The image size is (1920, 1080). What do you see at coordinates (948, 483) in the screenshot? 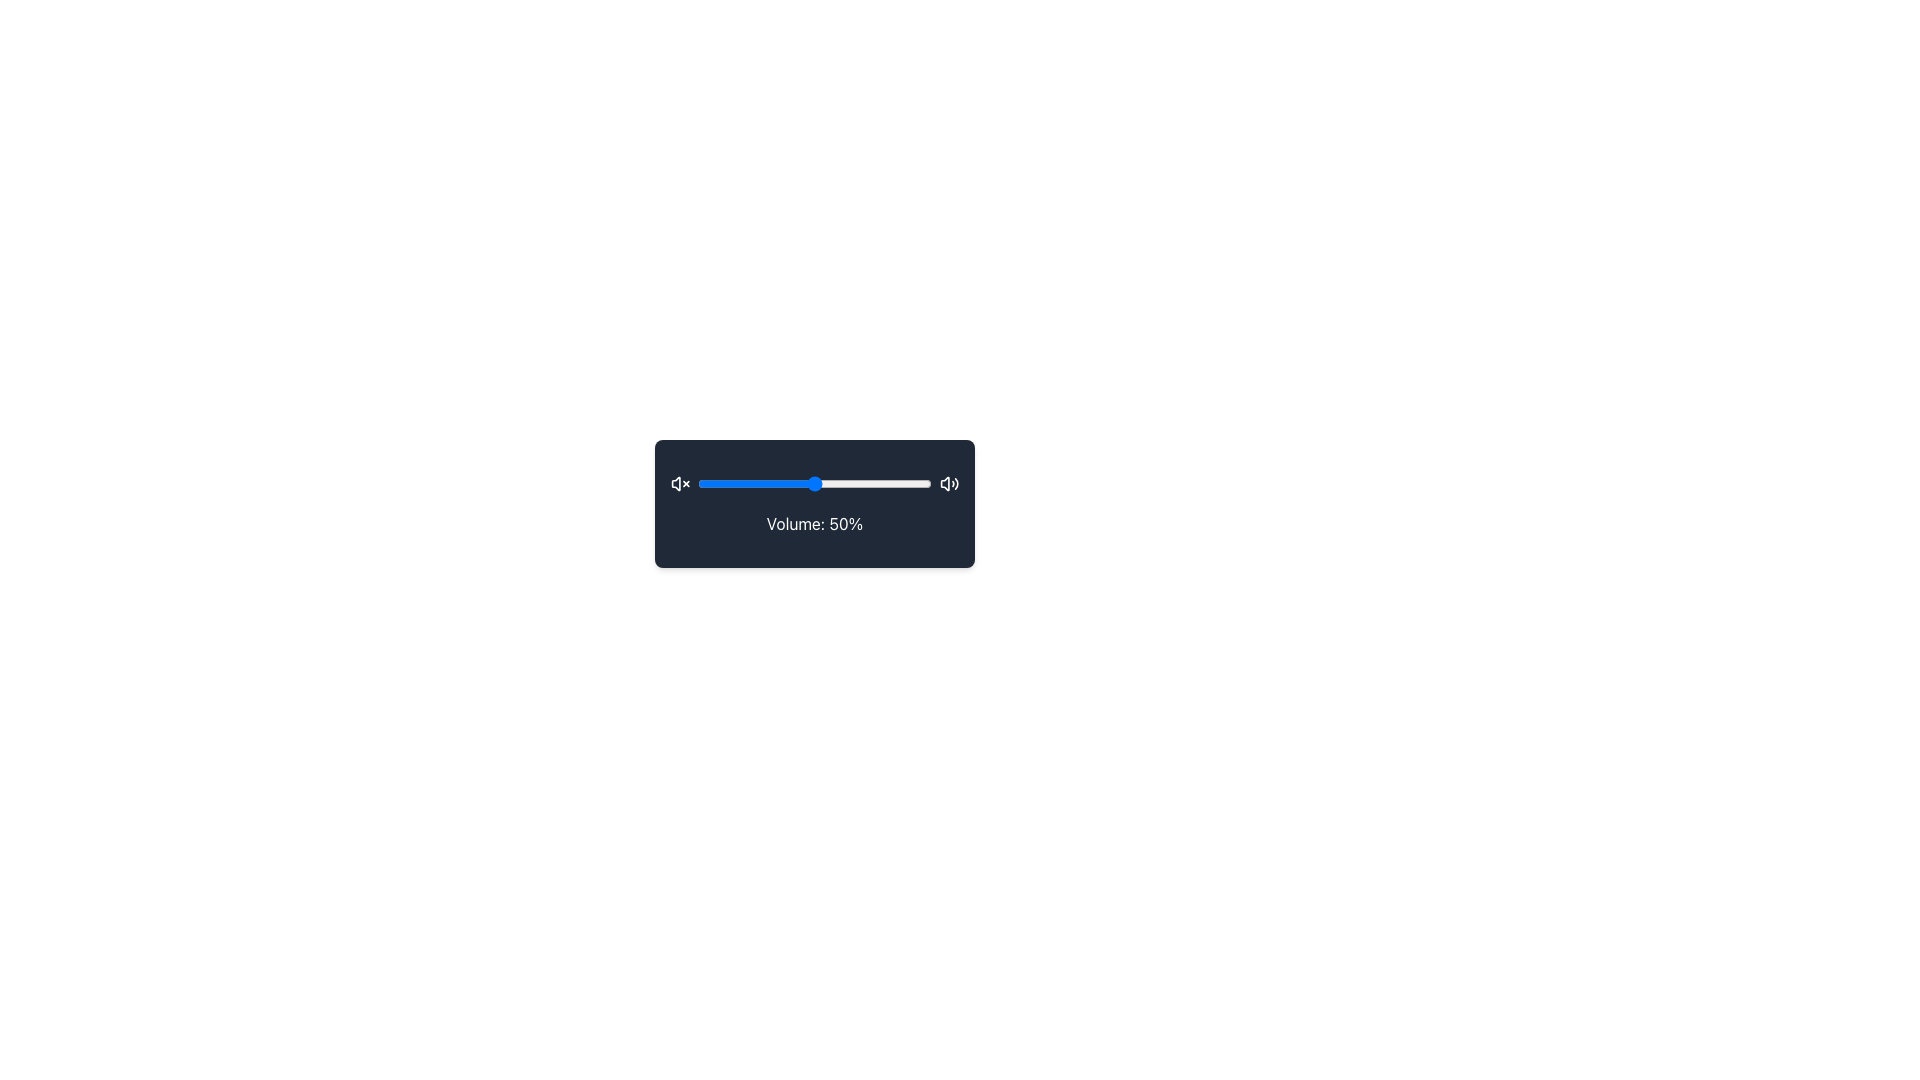
I see `audio volume icon located at the far-right of the volume control interface, which indicates higher volume or unmuted state` at bounding box center [948, 483].